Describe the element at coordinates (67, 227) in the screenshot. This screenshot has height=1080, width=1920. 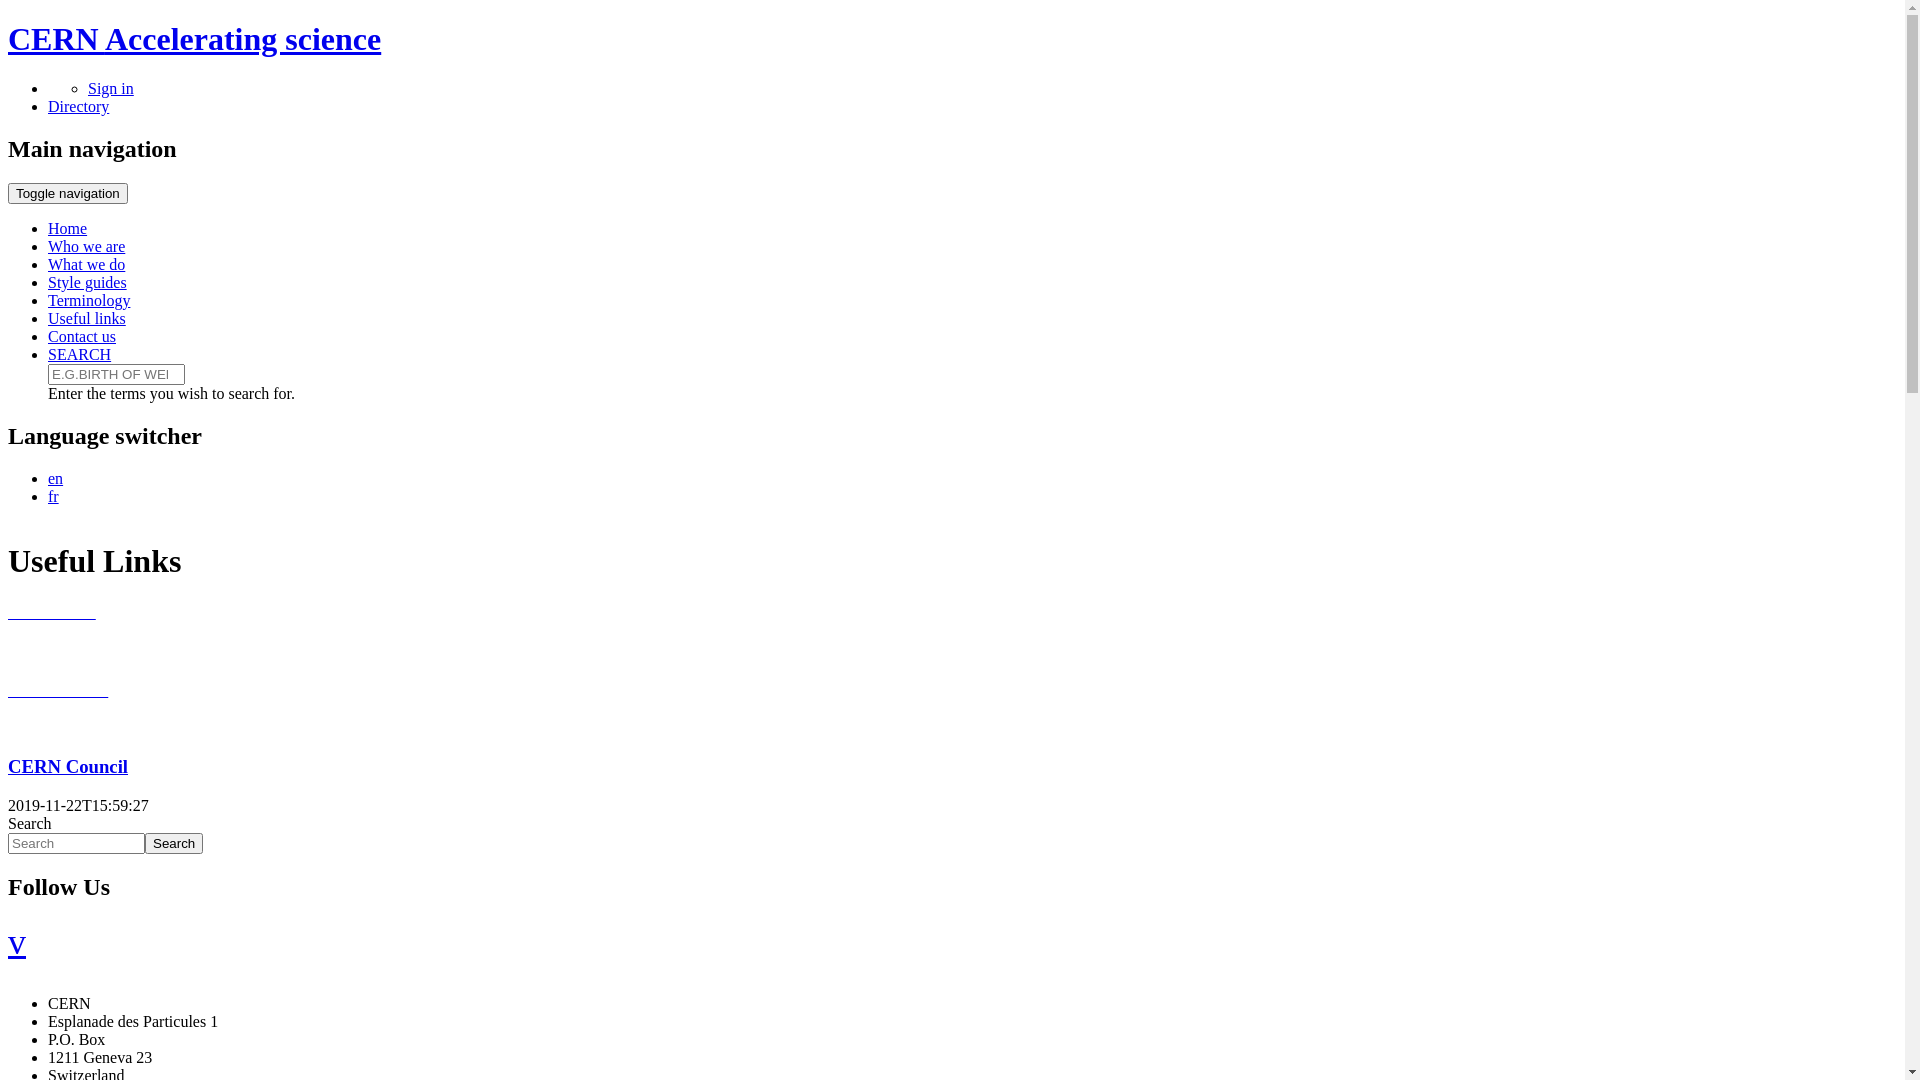
I see `'Home'` at that location.